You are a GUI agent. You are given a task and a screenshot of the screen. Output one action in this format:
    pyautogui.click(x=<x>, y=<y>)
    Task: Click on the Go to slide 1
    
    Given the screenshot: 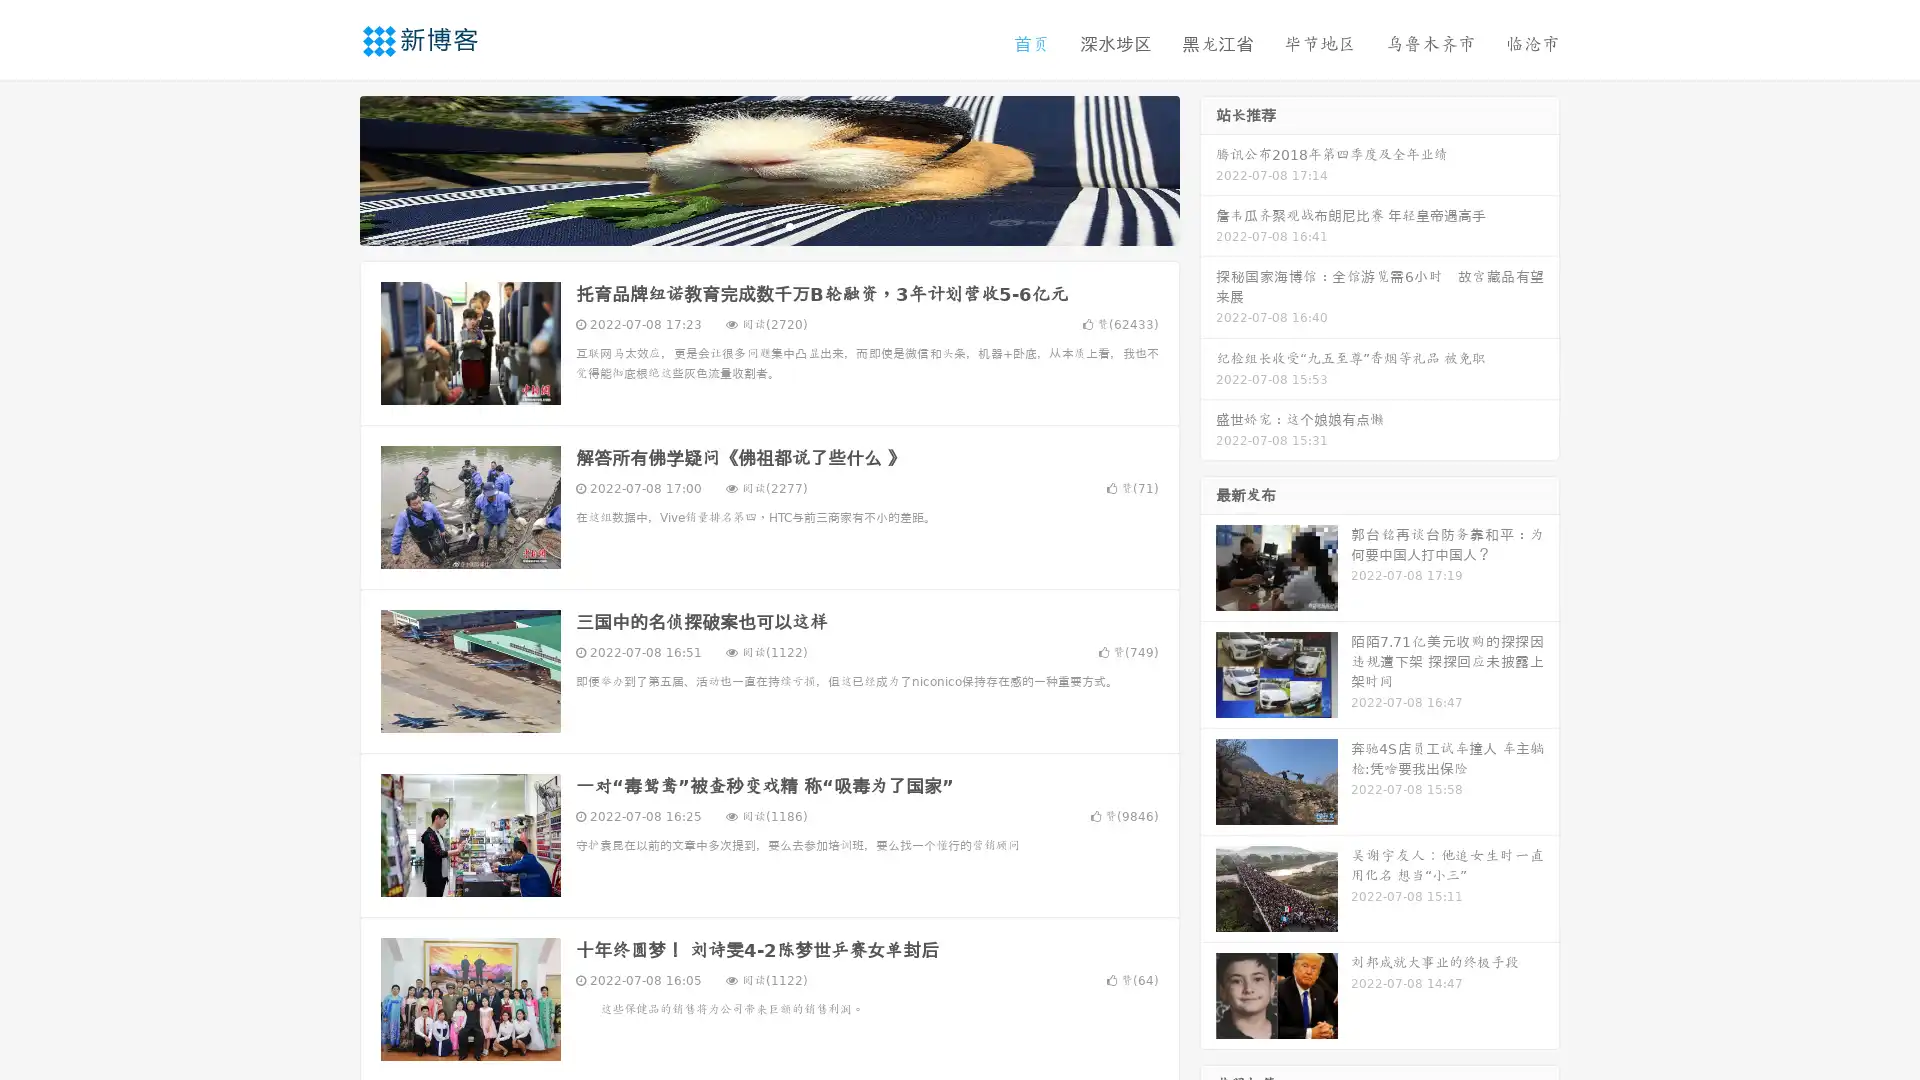 What is the action you would take?
    pyautogui.click(x=748, y=225)
    